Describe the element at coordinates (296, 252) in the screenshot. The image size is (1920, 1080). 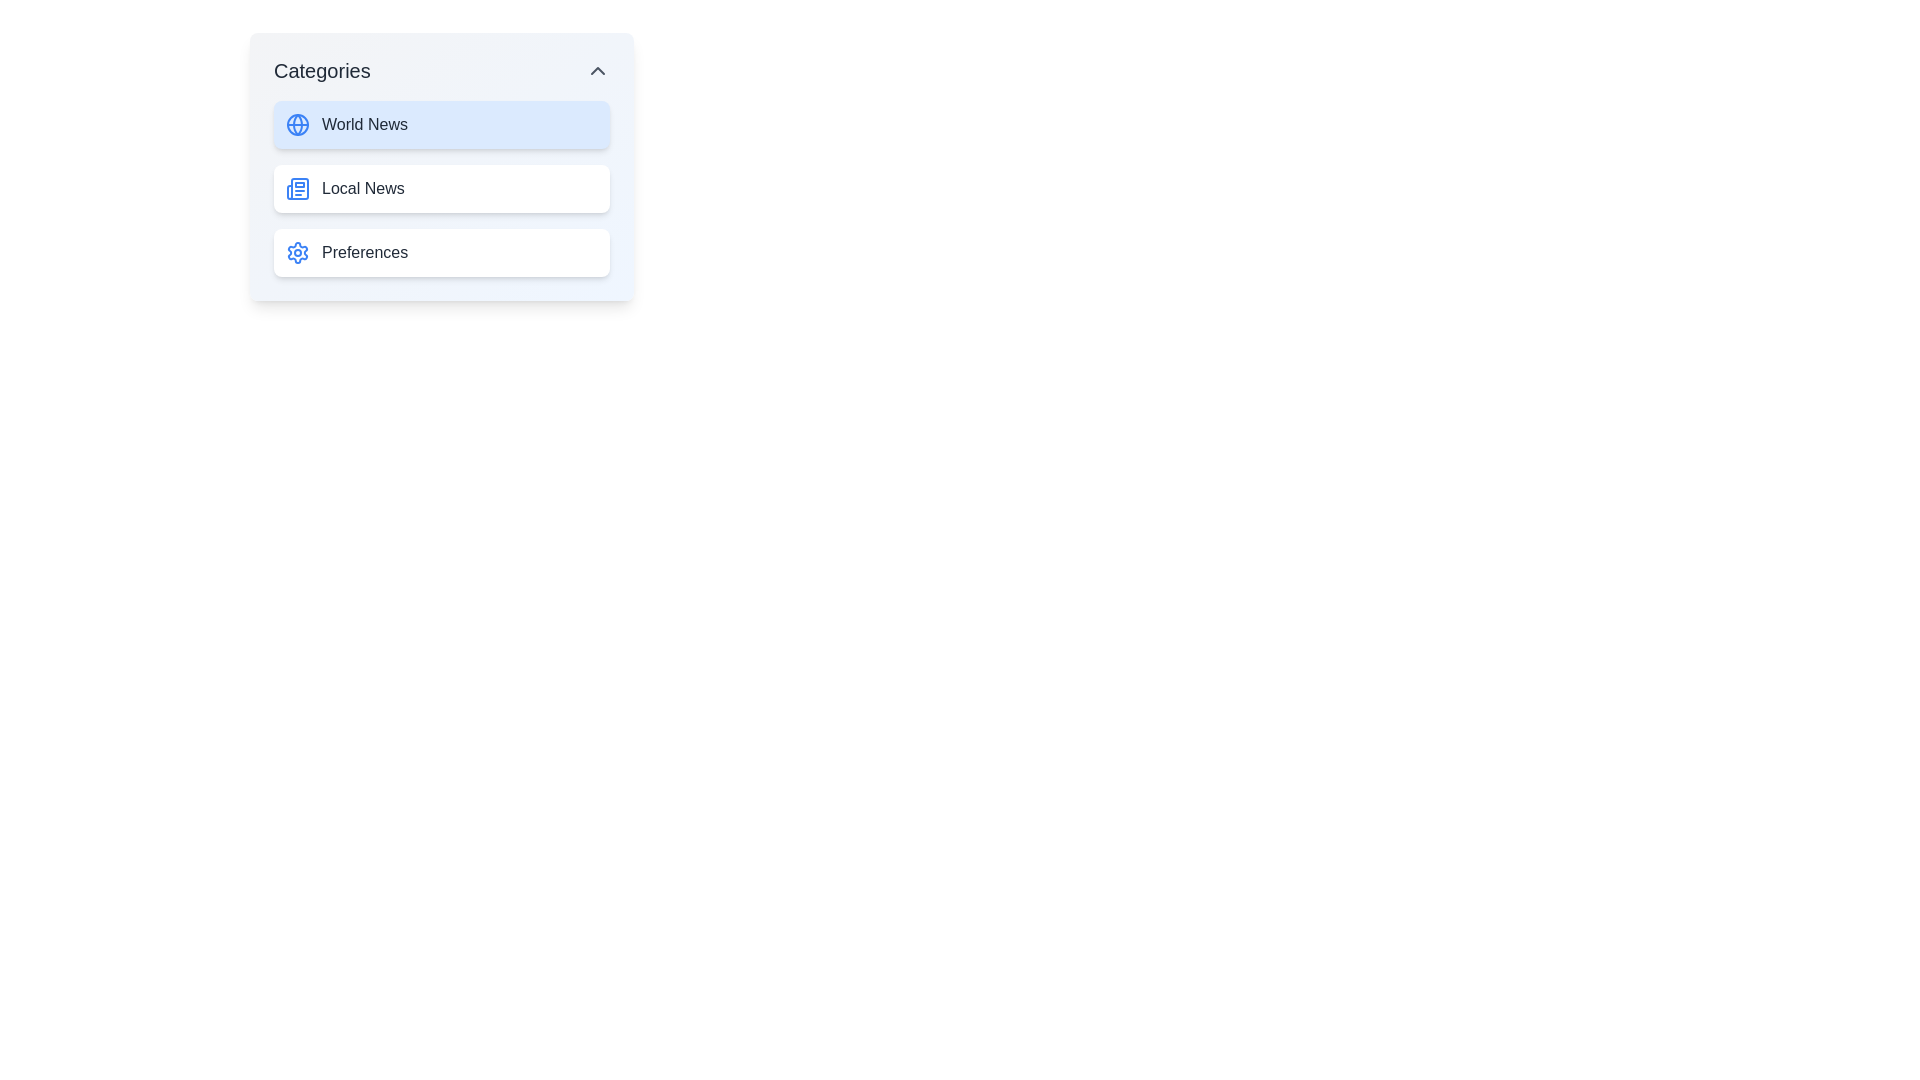
I see `the preferences icon in the left-side menu labeled 'Categories'` at that location.